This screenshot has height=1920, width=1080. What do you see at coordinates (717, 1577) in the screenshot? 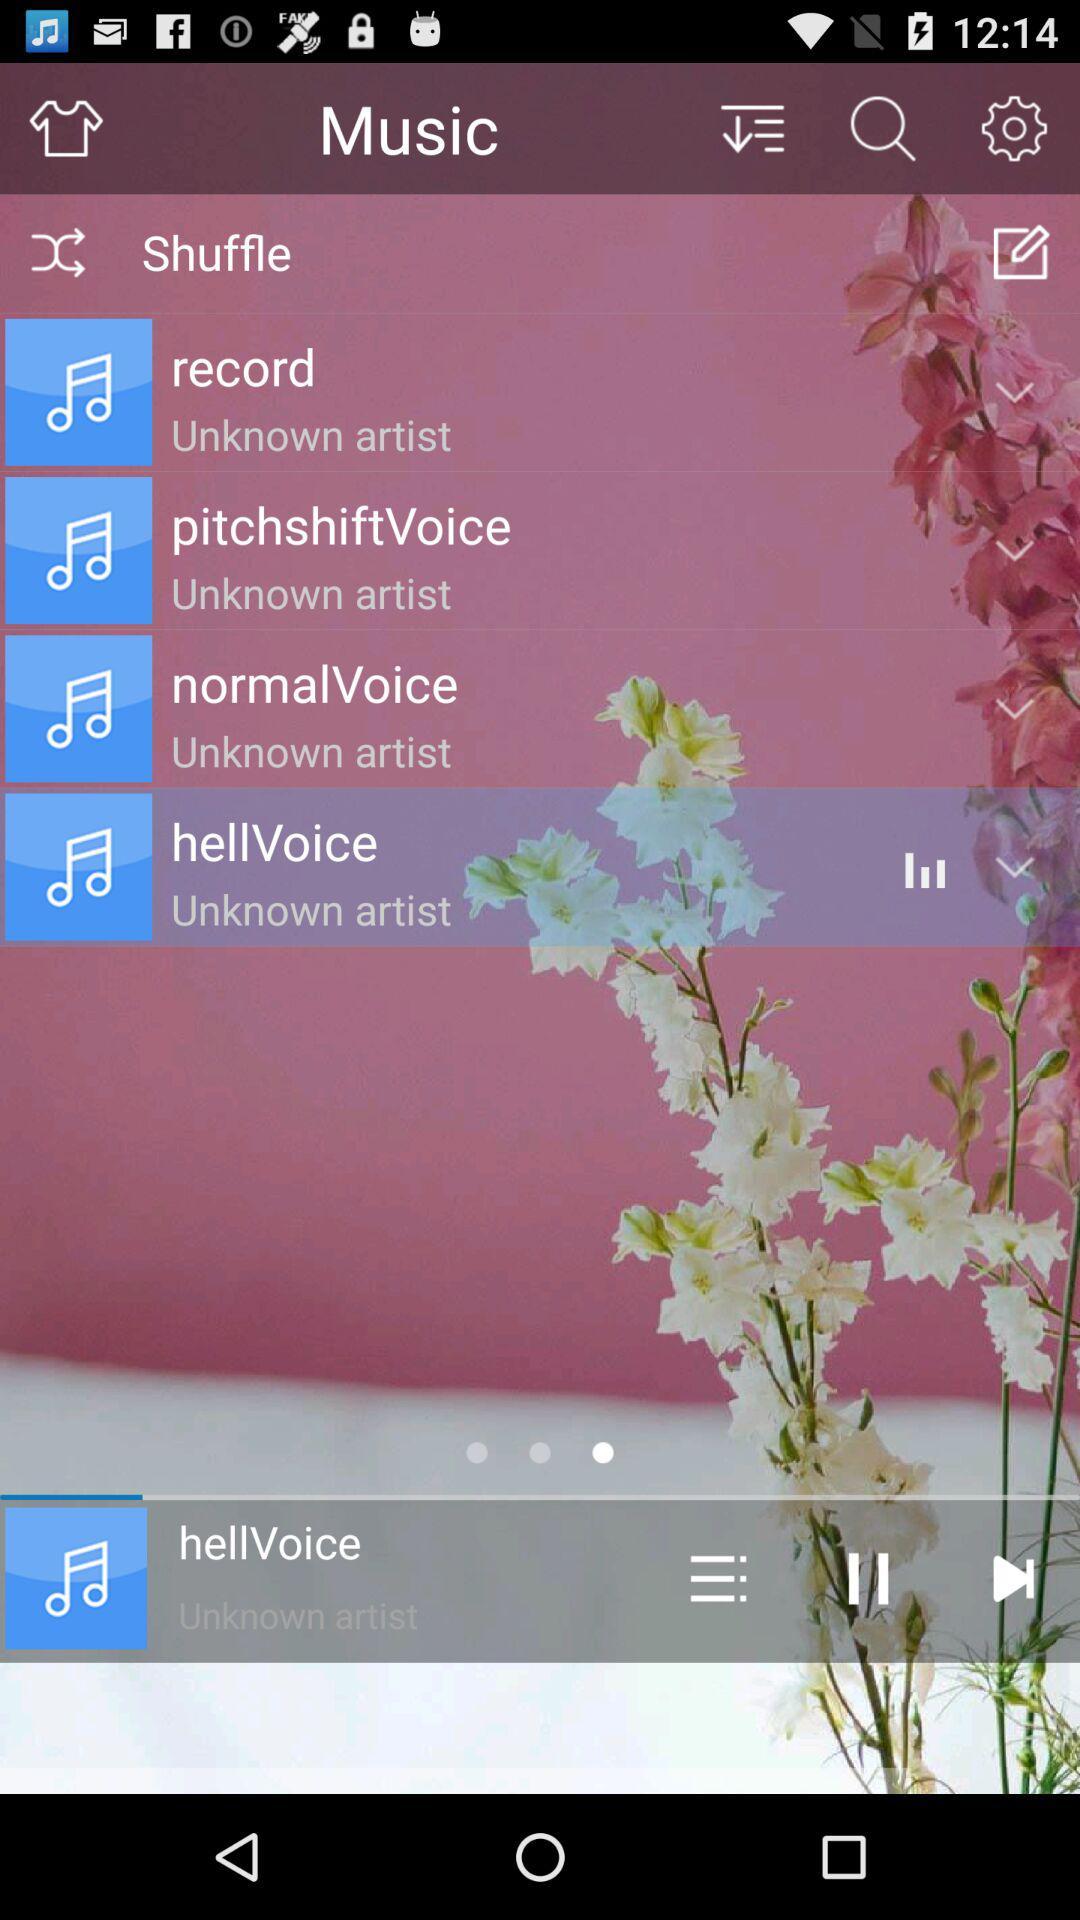
I see `the item to the right of the hellvoice icon` at bounding box center [717, 1577].